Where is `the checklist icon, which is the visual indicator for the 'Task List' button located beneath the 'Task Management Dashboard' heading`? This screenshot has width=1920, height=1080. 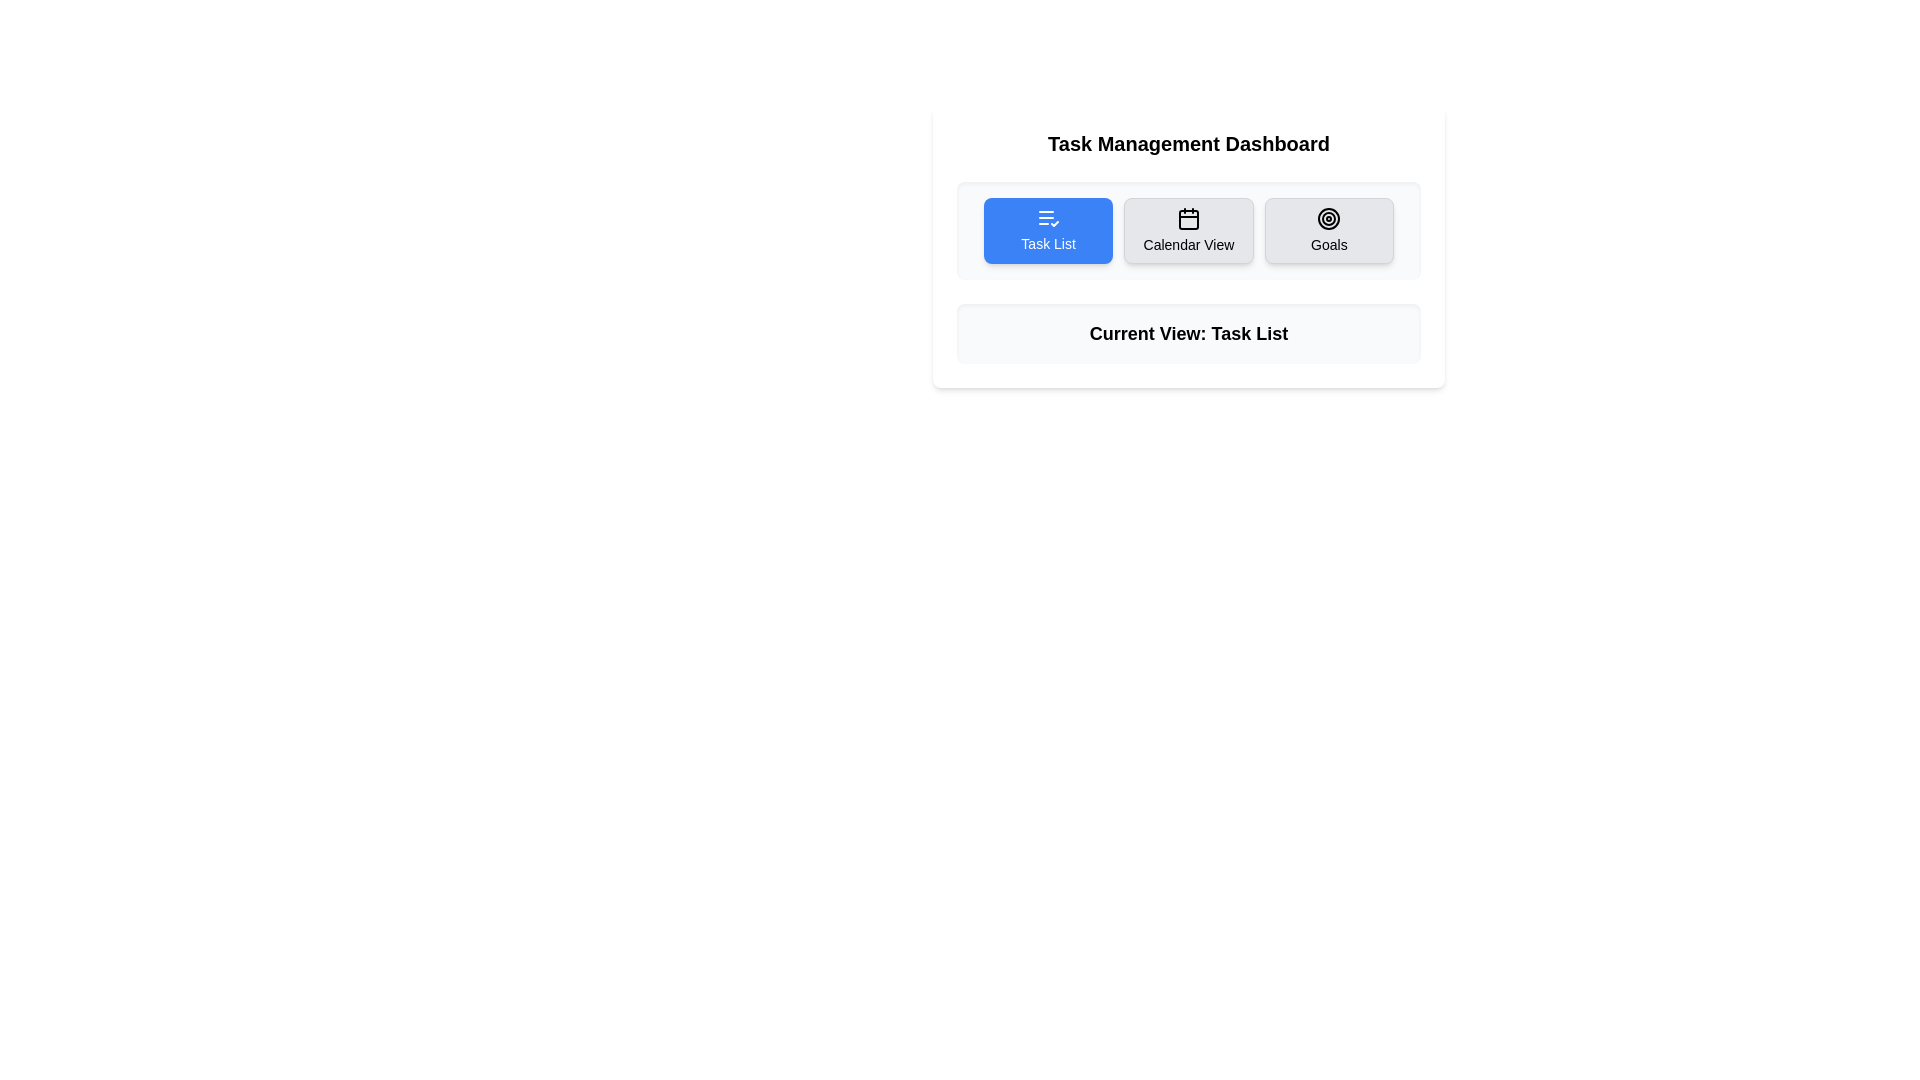
the checklist icon, which is the visual indicator for the 'Task List' button located beneath the 'Task Management Dashboard' heading is located at coordinates (1047, 218).